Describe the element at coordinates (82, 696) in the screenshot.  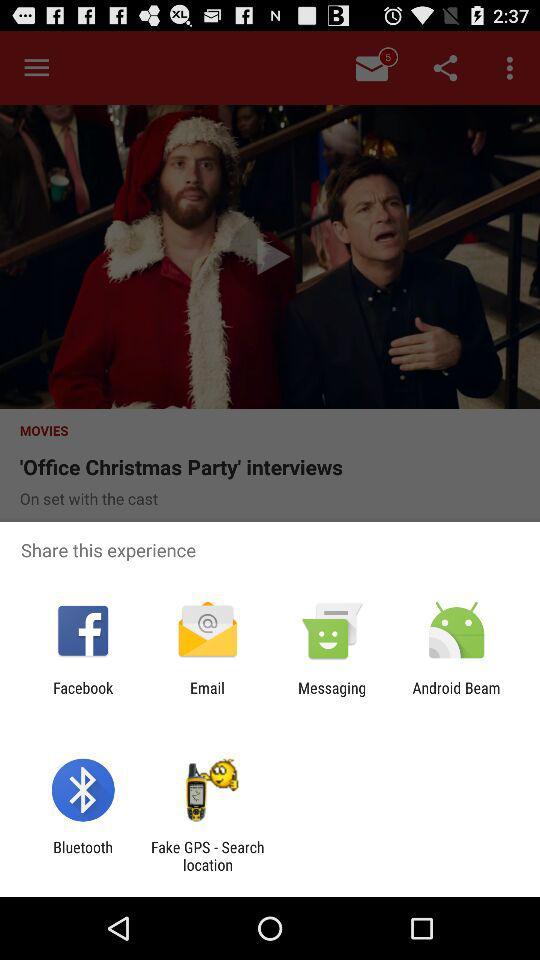
I see `the icon next to email item` at that location.